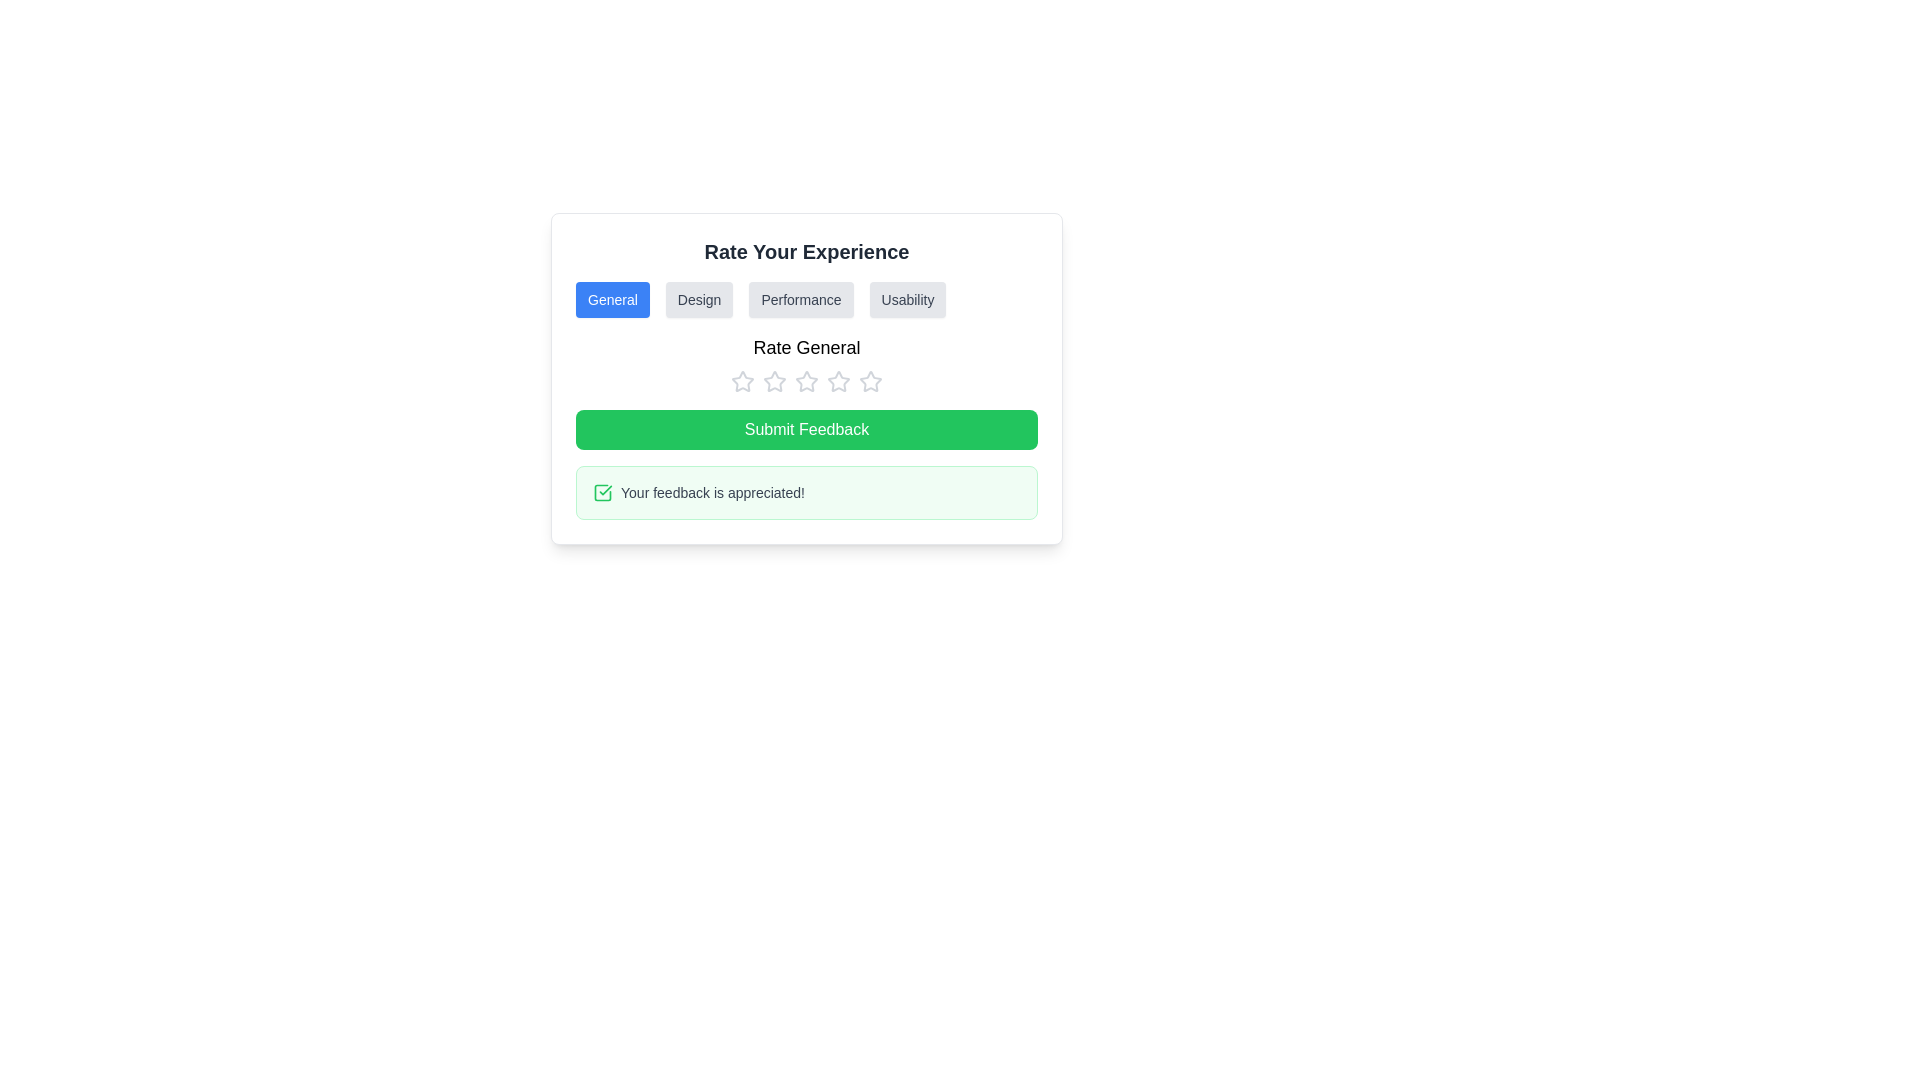  I want to click on the fifth rating star icon in the 5-star rating system, so click(870, 381).